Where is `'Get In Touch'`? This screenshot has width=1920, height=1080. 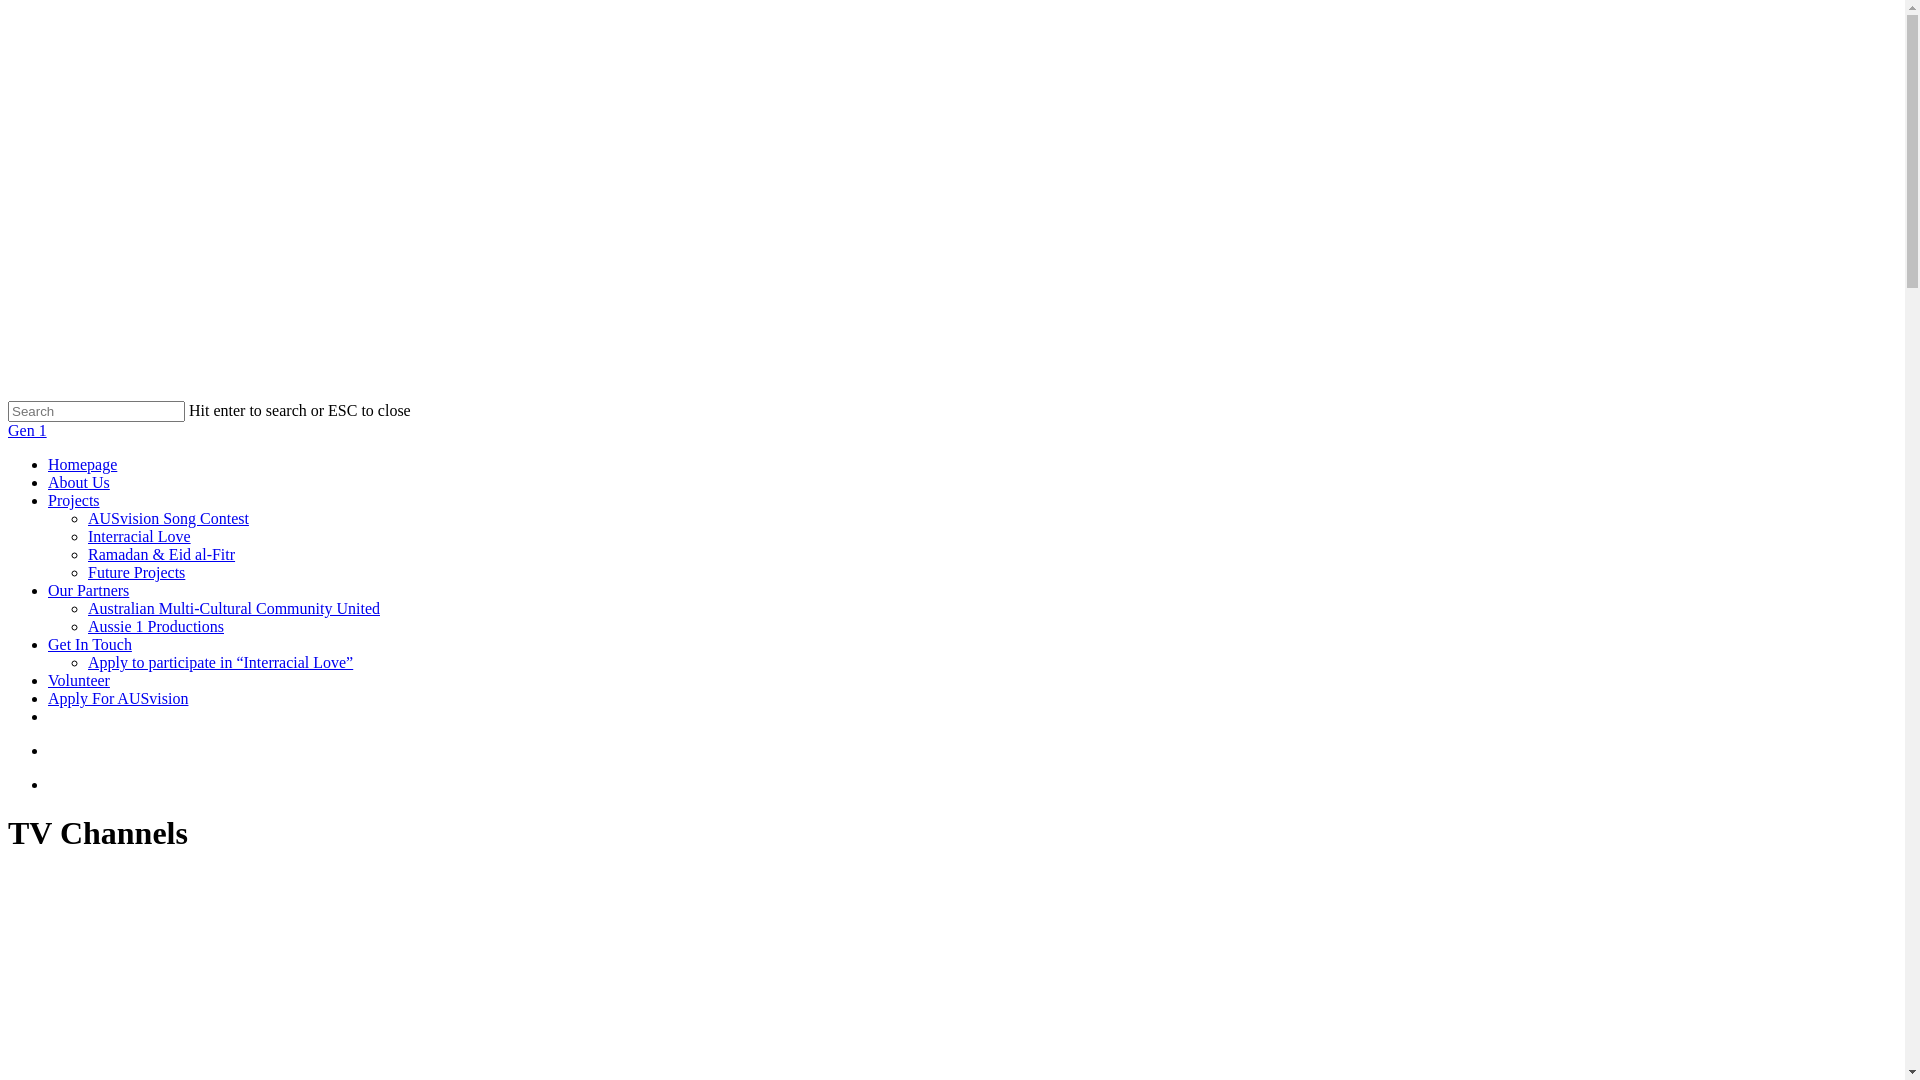 'Get In Touch' is located at coordinates (89, 644).